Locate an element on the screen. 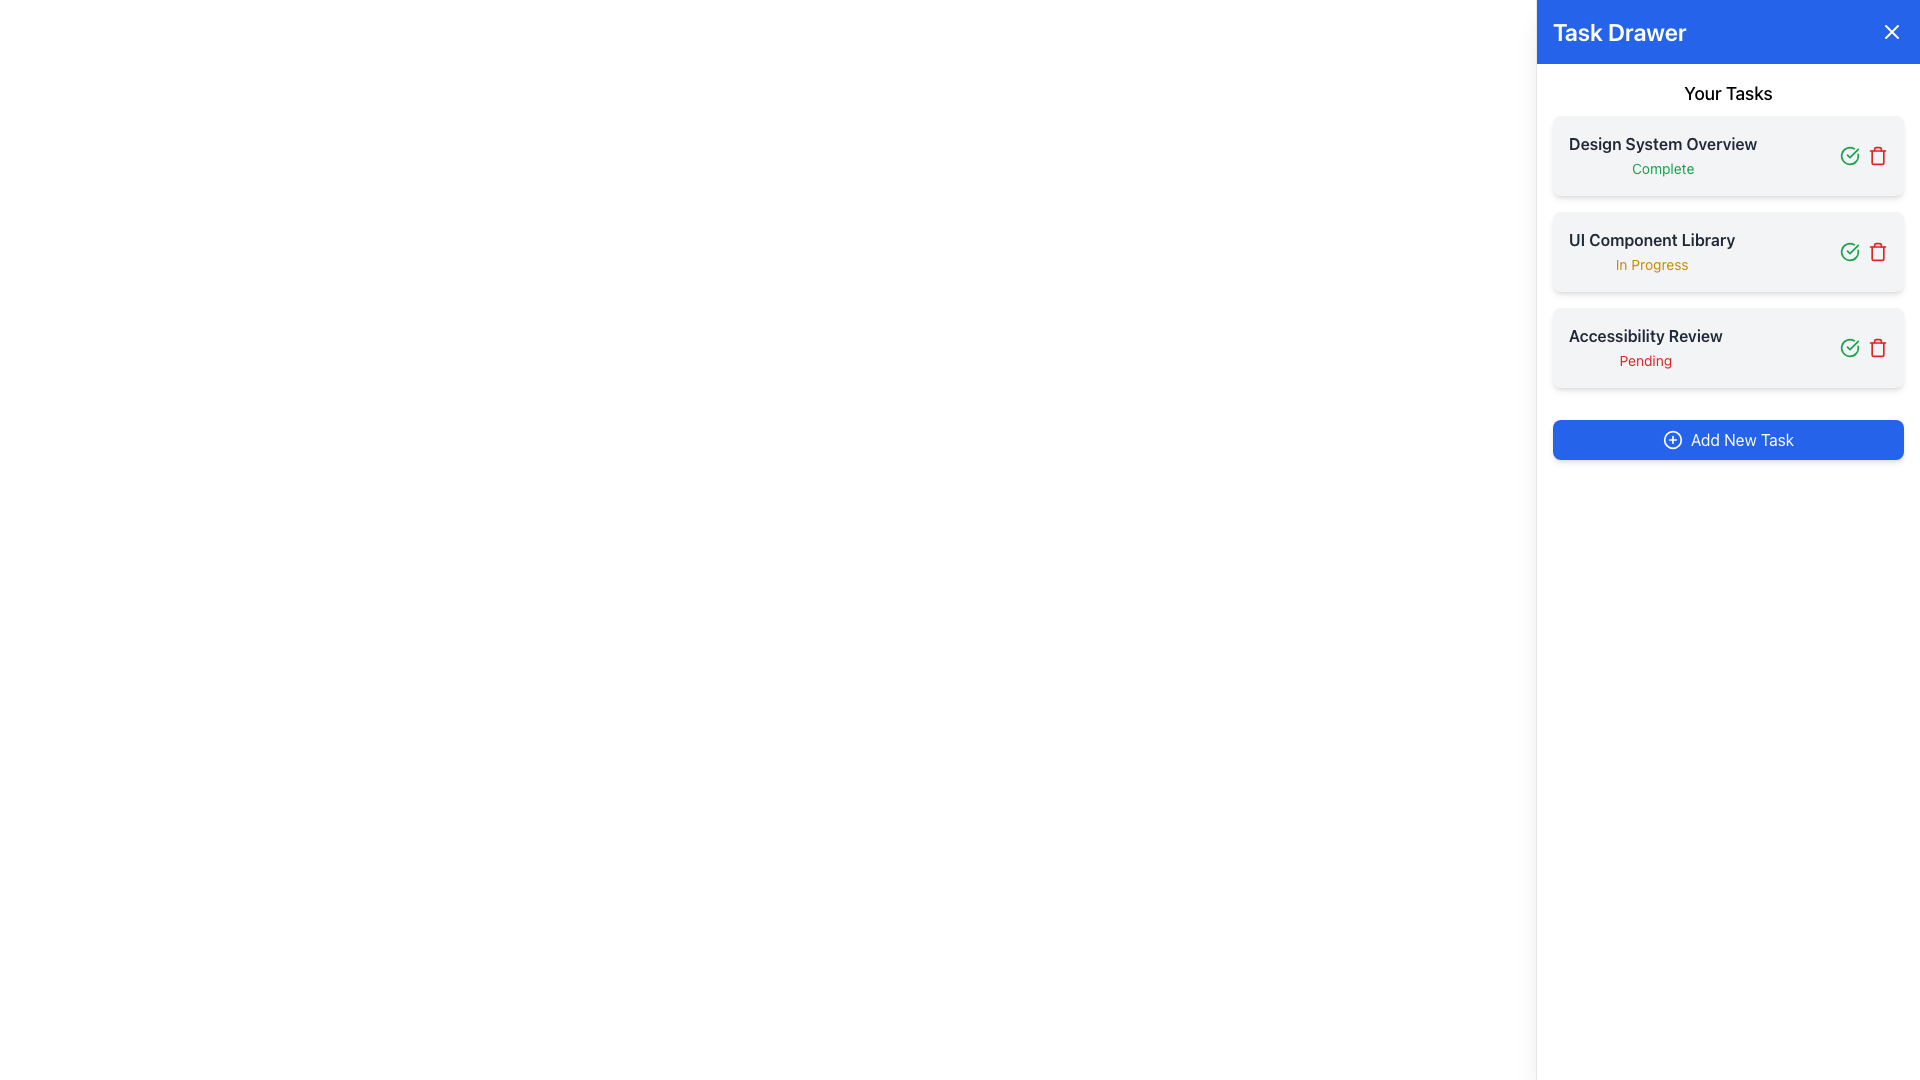 This screenshot has height=1080, width=1920. the heading text label for the second task item in the 'Your Tasks' section of the 'Task Drawer' to initiate further actions is located at coordinates (1652, 238).